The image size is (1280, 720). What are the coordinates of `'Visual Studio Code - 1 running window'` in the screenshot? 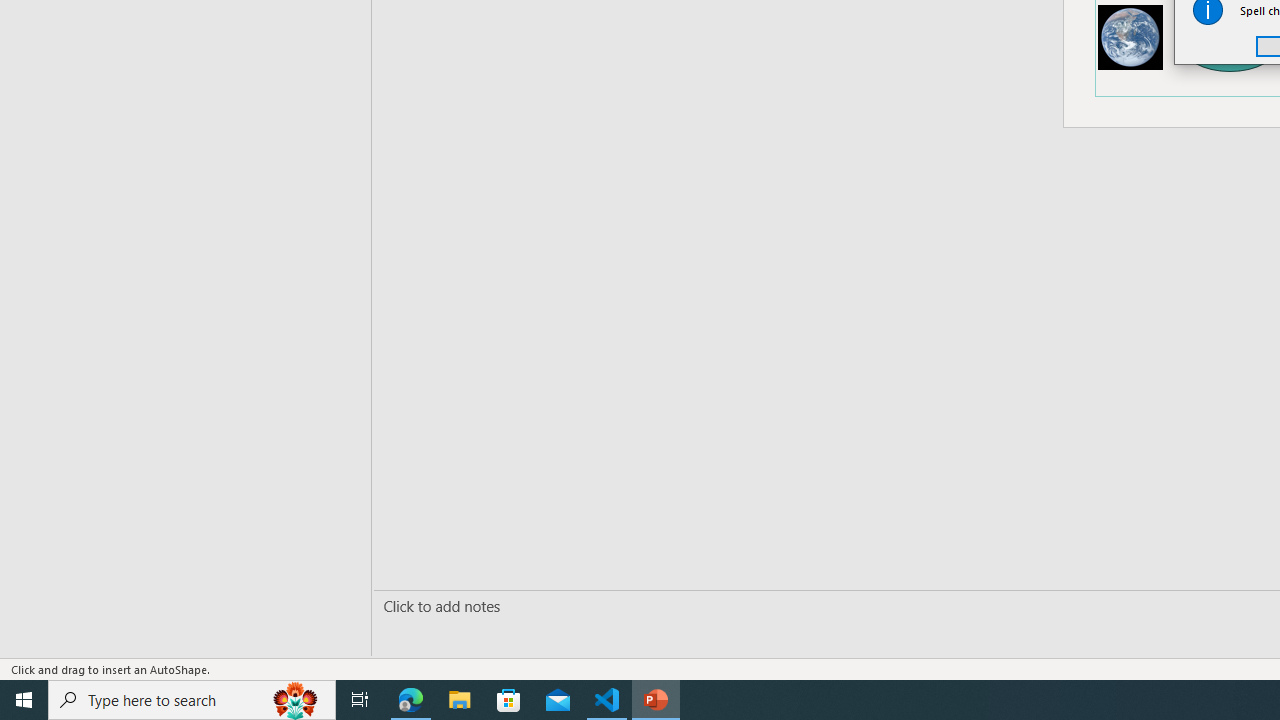 It's located at (606, 698).